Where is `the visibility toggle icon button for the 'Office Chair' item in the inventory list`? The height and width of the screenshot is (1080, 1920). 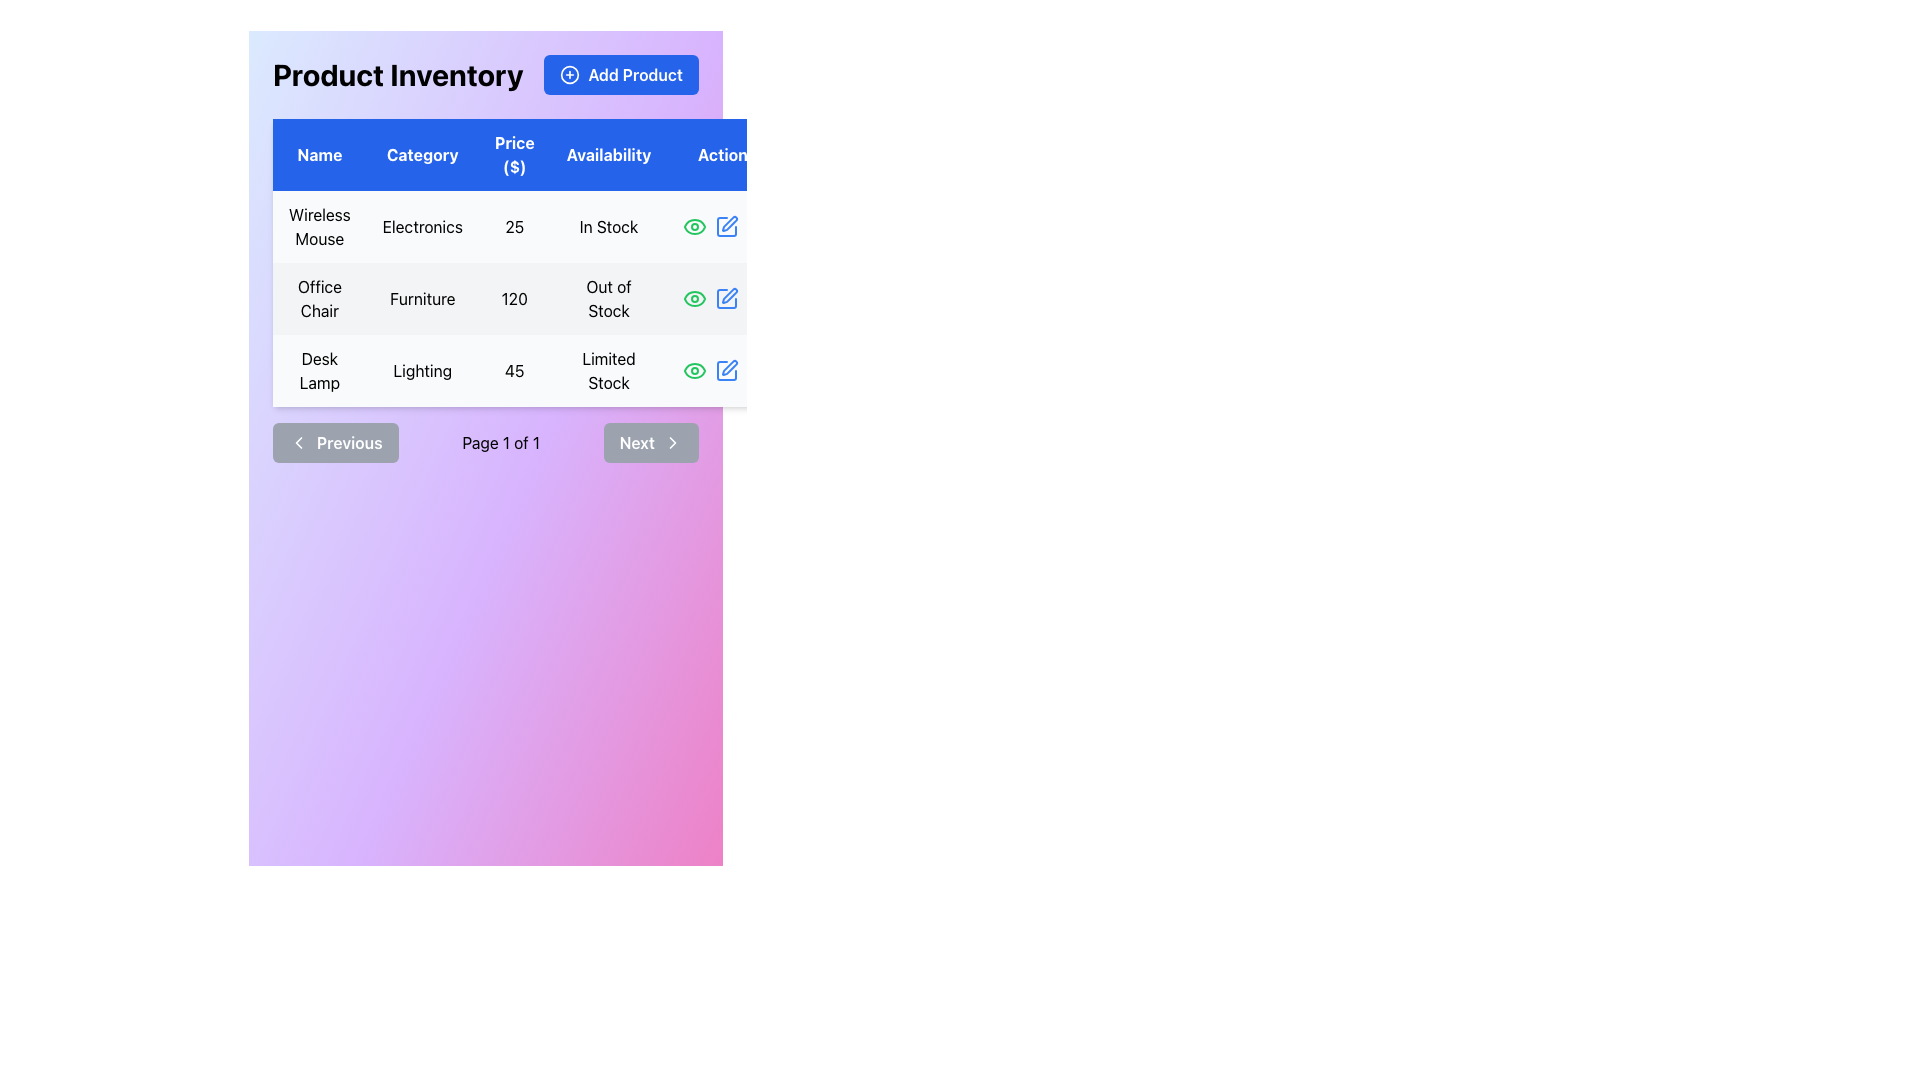 the visibility toggle icon button for the 'Office Chair' item in the inventory list is located at coordinates (695, 299).